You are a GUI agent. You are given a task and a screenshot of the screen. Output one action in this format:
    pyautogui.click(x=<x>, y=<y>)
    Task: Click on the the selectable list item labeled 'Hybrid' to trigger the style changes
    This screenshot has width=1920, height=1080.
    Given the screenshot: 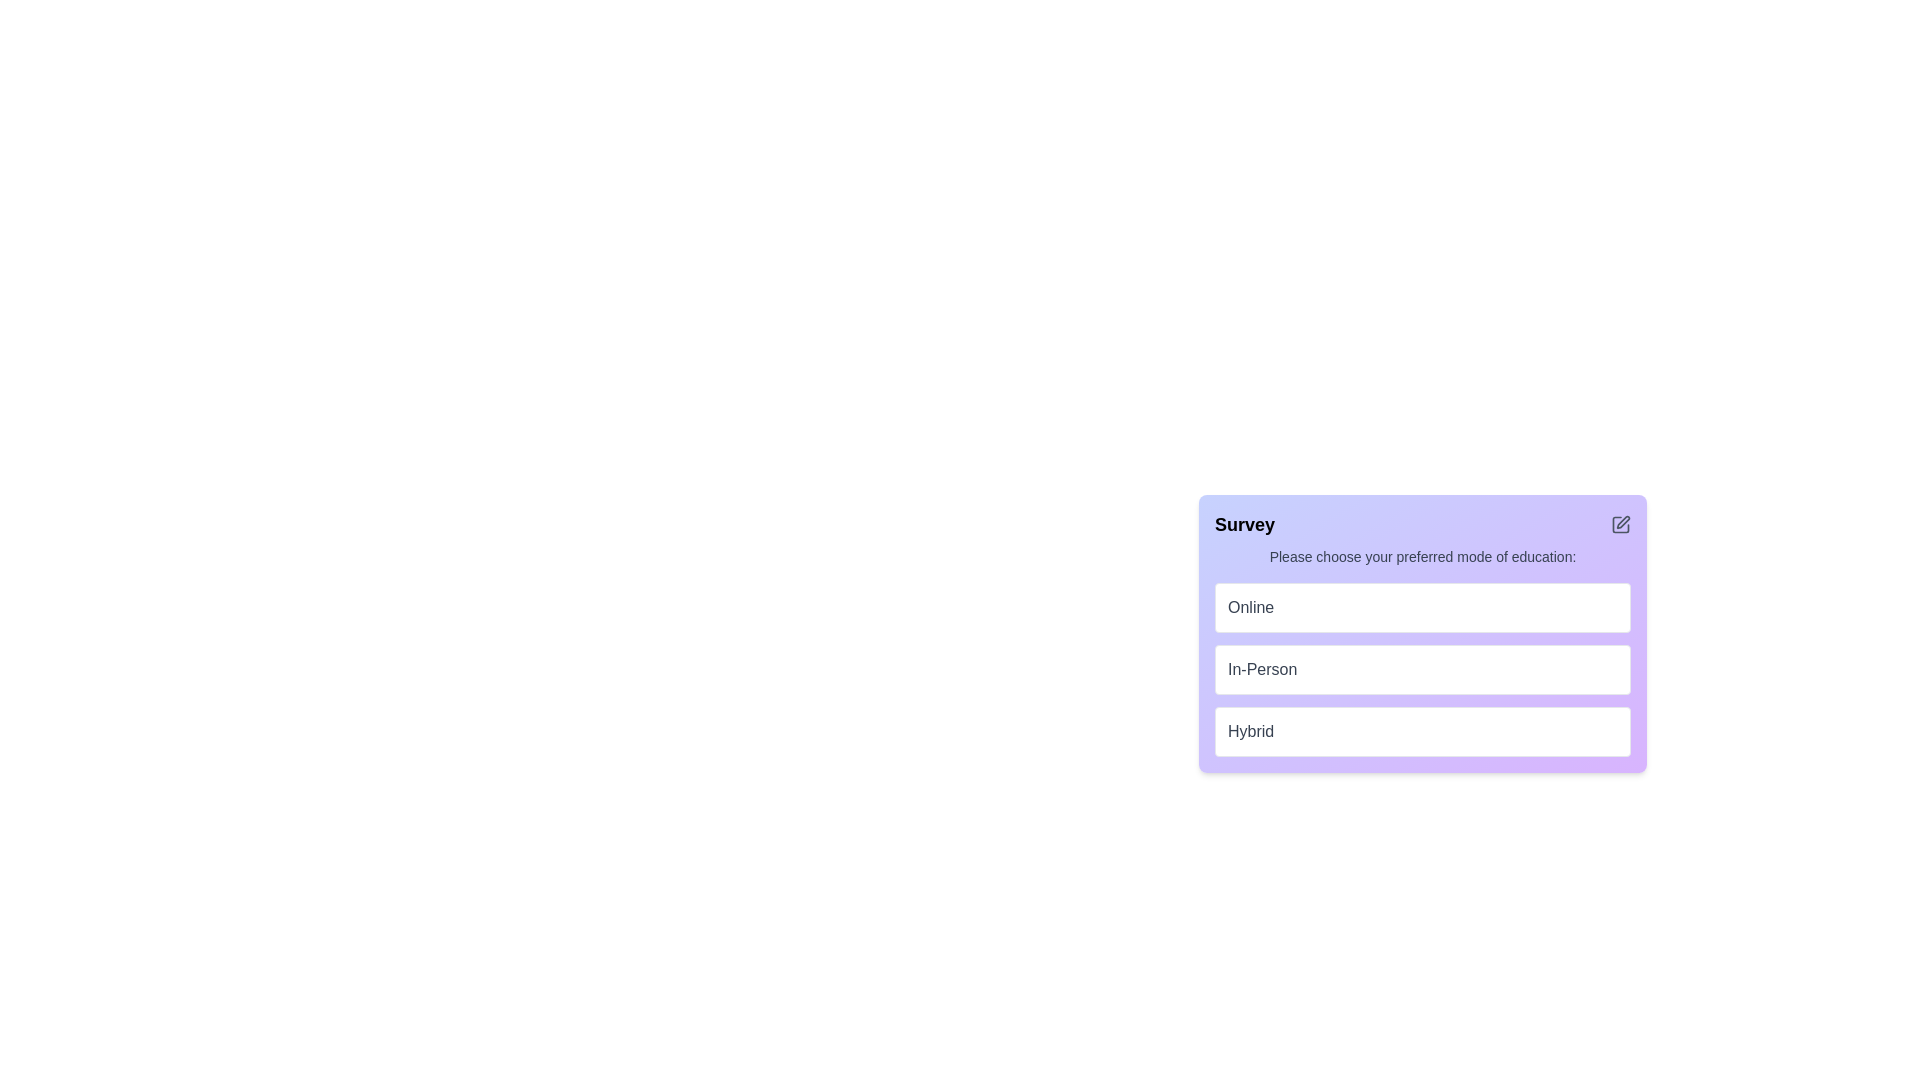 What is the action you would take?
    pyautogui.click(x=1421, y=732)
    